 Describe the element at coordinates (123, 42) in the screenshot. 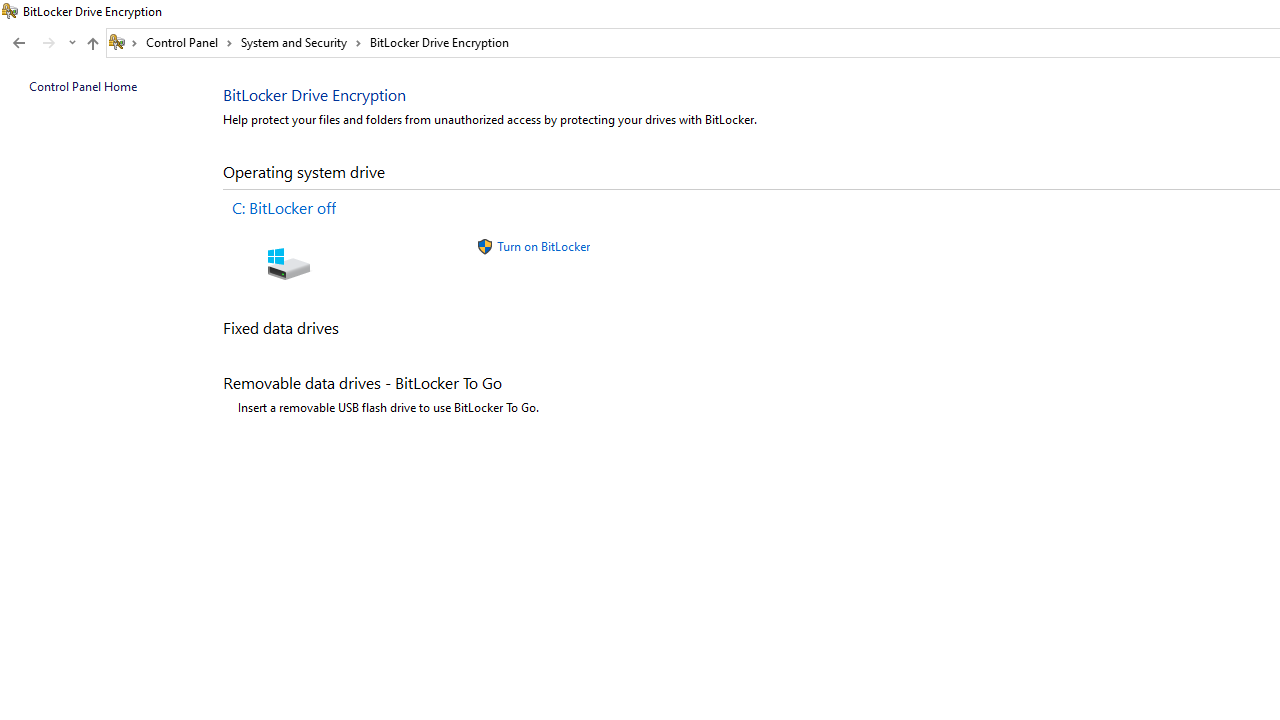

I see `'All locations'` at that location.